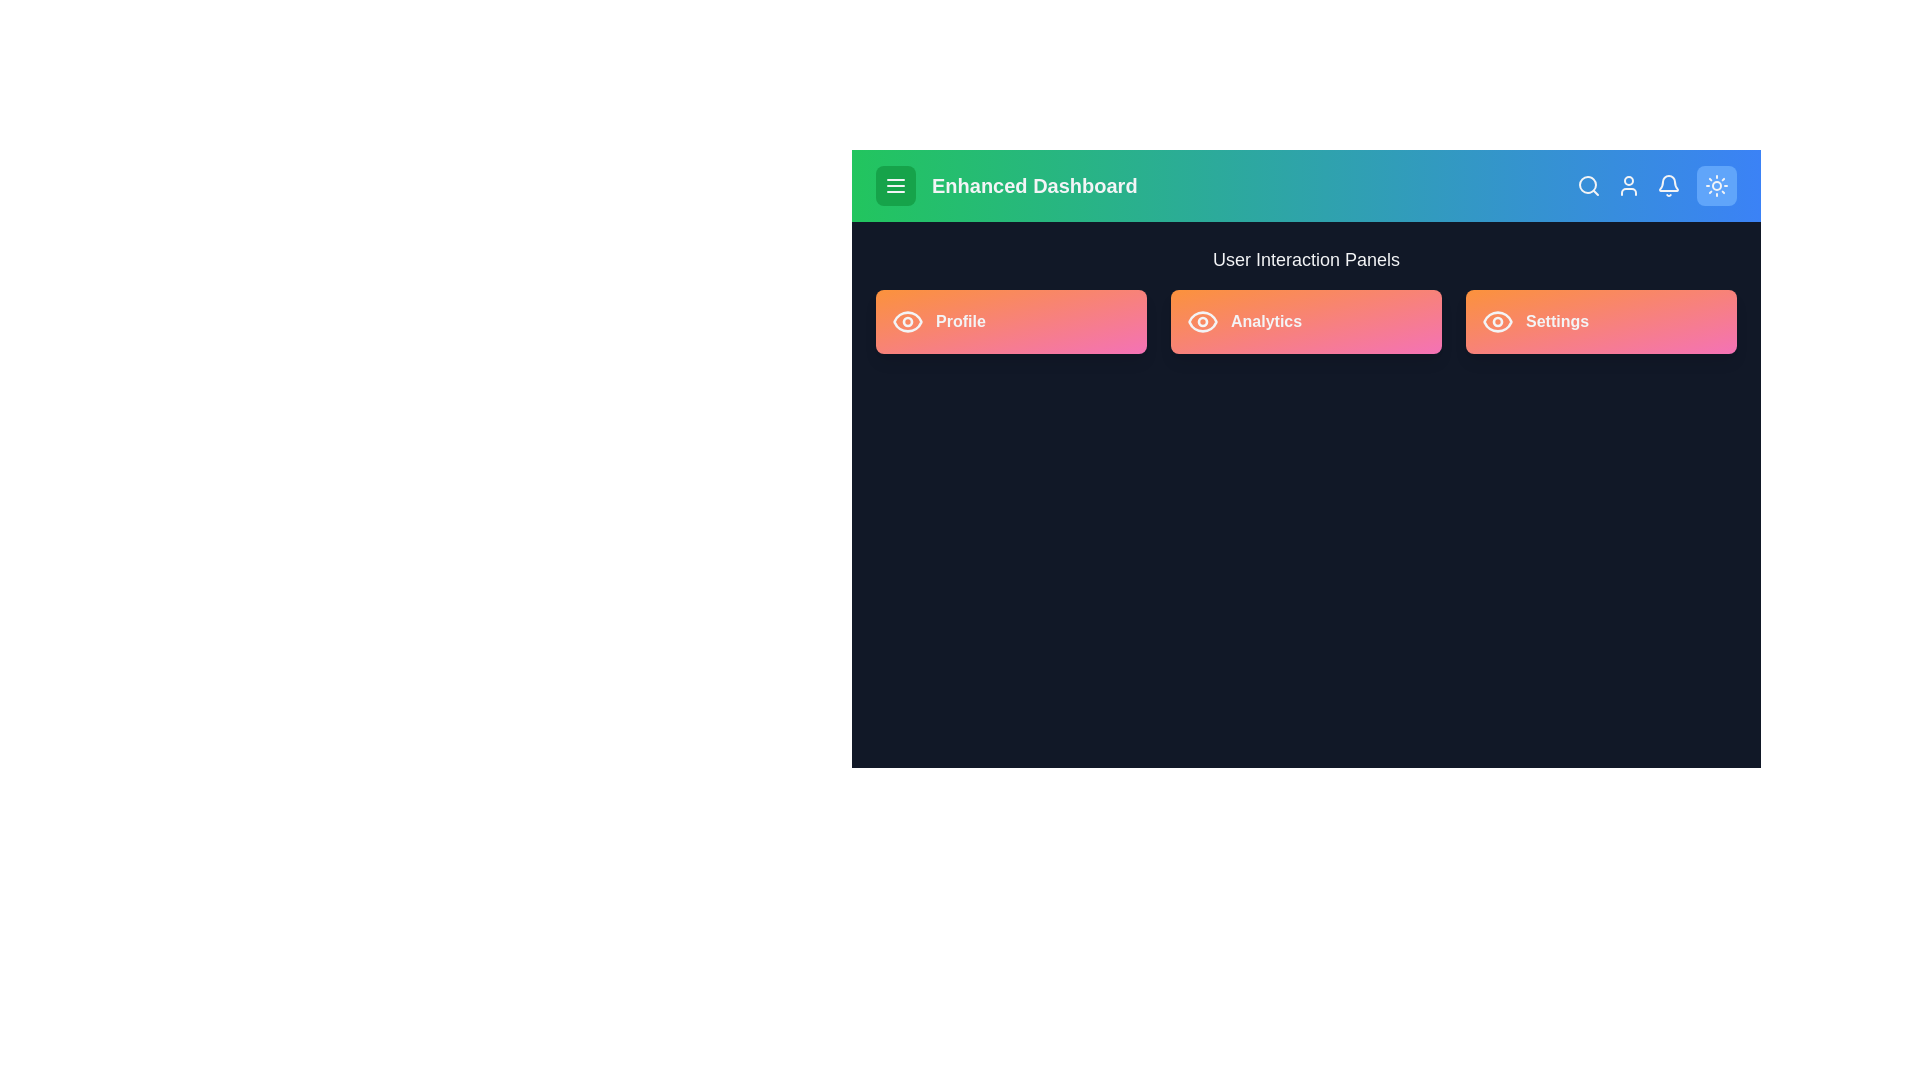  I want to click on the toggle theme button in the top-right corner of the EnhancedAppBar, so click(1716, 185).